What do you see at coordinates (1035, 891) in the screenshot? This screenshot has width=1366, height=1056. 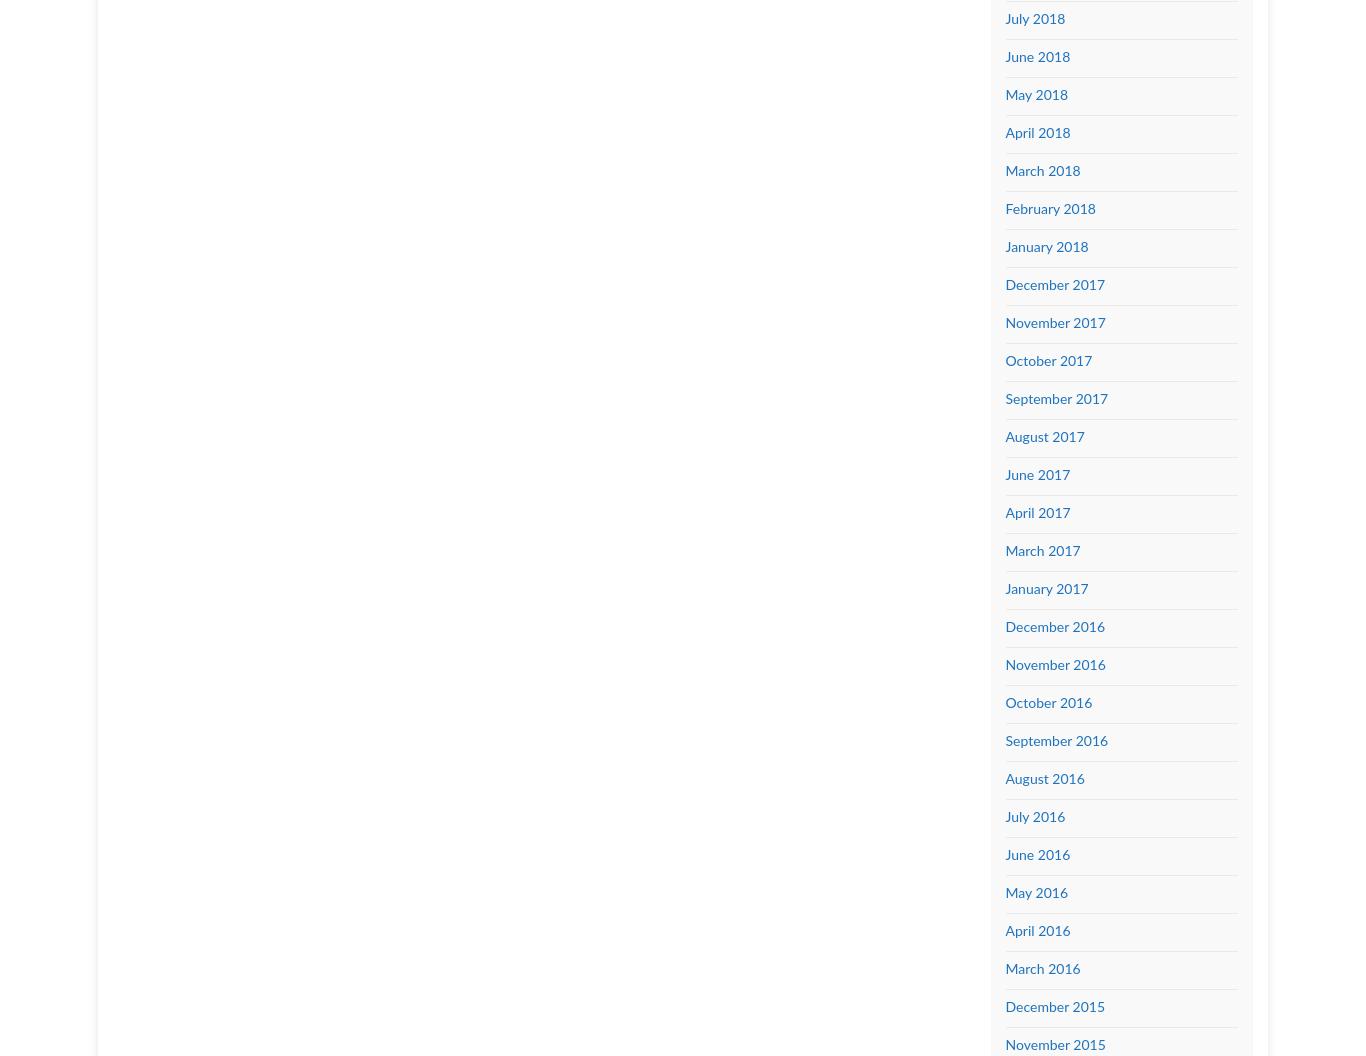 I see `'May 2016'` at bounding box center [1035, 891].